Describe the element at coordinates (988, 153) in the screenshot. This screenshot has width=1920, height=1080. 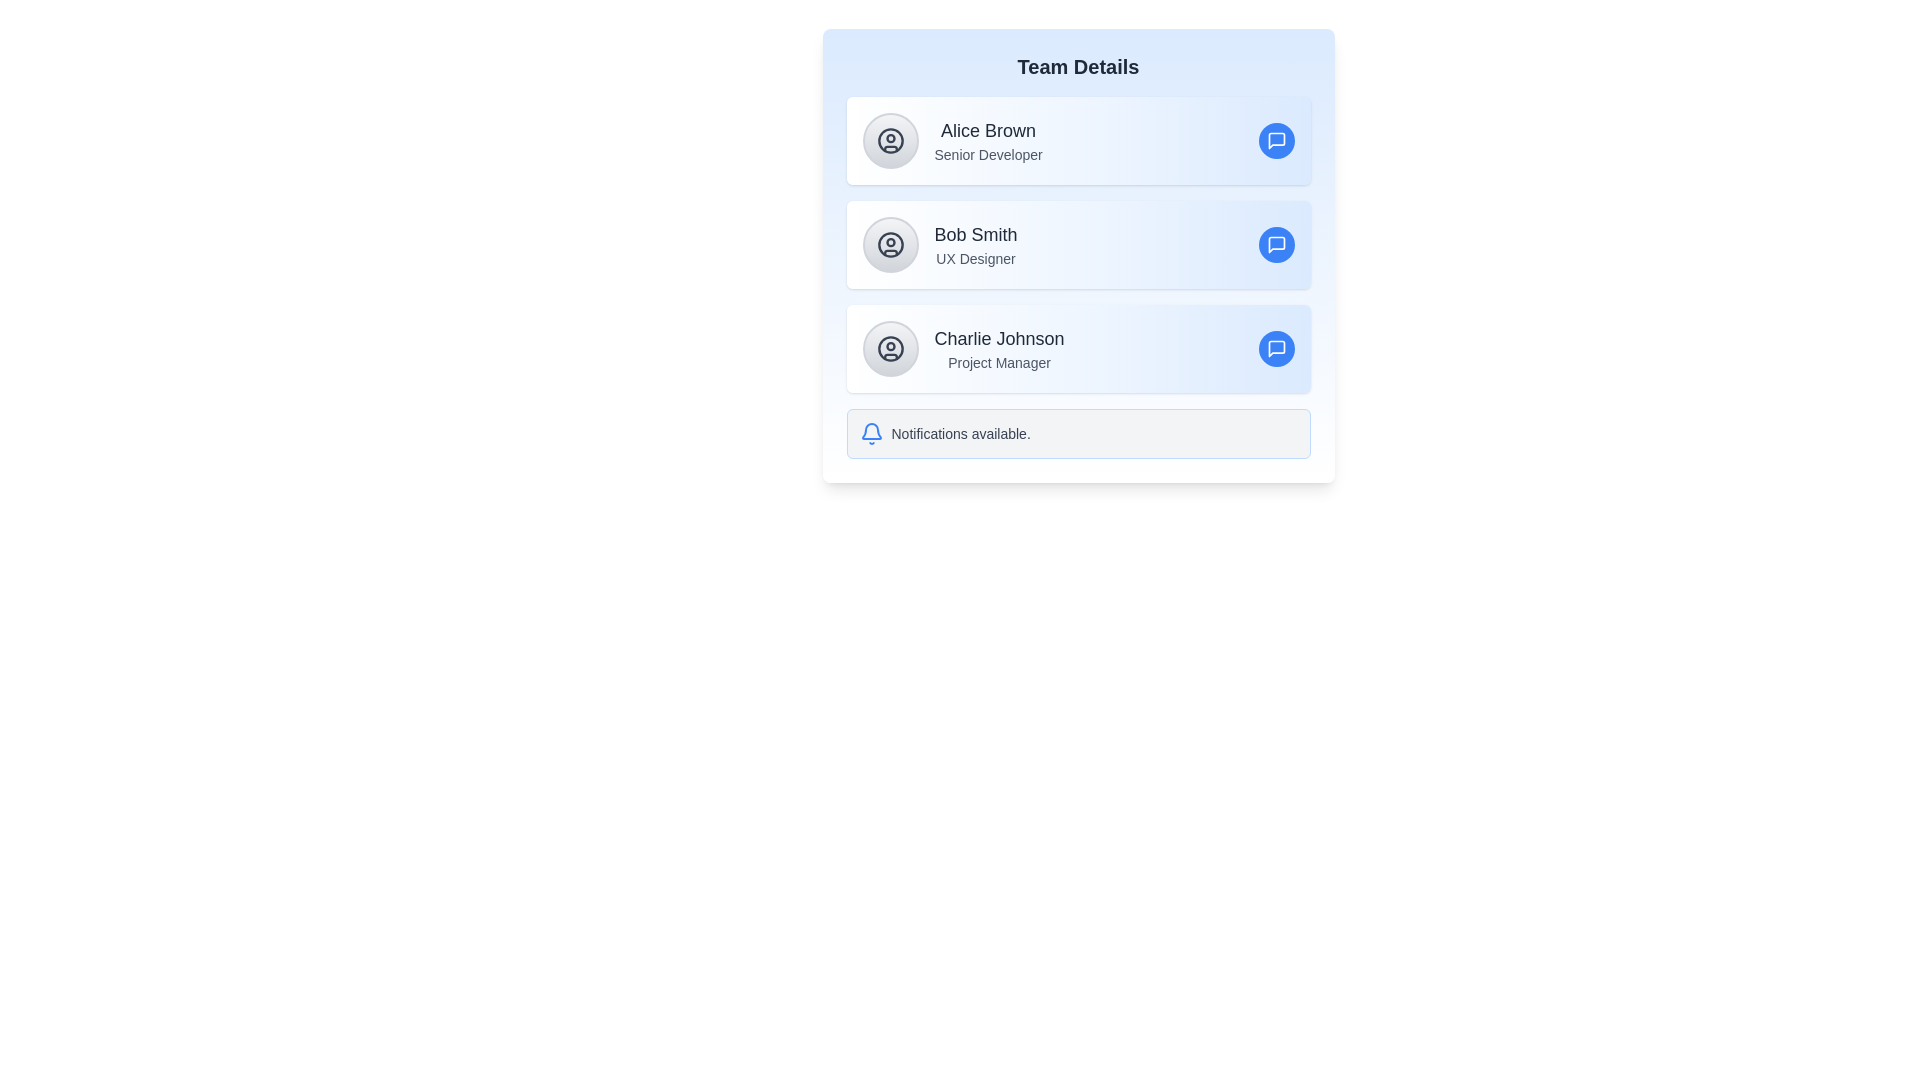
I see `text content of the label displaying 'Senior Developer', which is positioned directly below the bold text 'Alice Brown' in the 'Team Details' section` at that location.